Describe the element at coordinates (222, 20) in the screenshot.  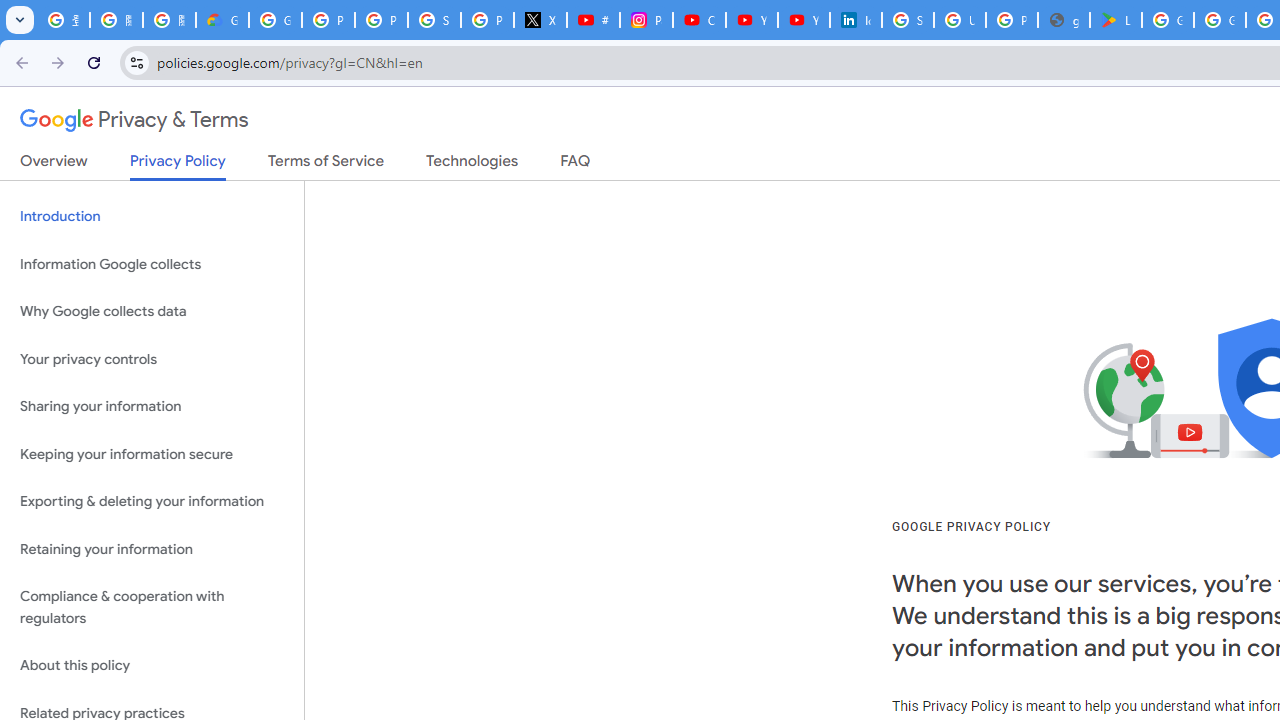
I see `'Google Cloud Privacy Notice'` at that location.